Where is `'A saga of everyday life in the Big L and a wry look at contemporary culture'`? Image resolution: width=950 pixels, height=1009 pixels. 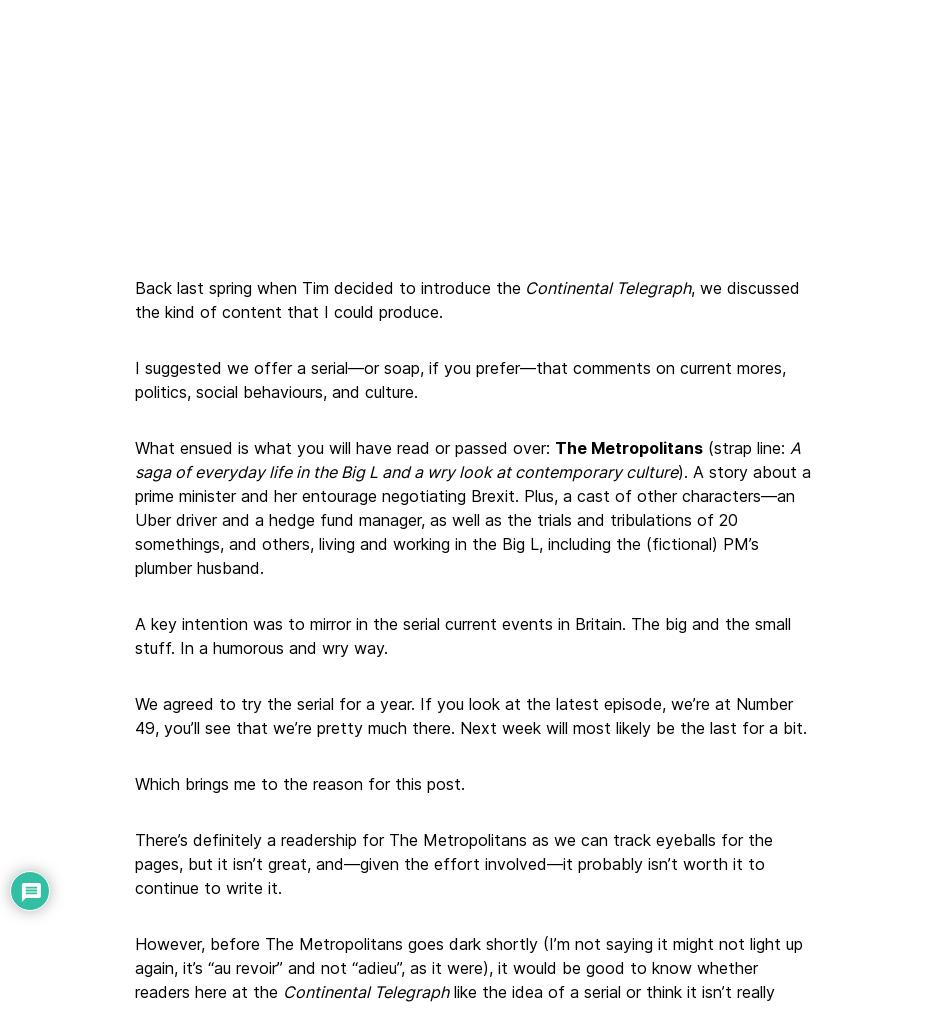
'A saga of everyday life in the Big L and a wry look at contemporary culture' is located at coordinates (134, 457).